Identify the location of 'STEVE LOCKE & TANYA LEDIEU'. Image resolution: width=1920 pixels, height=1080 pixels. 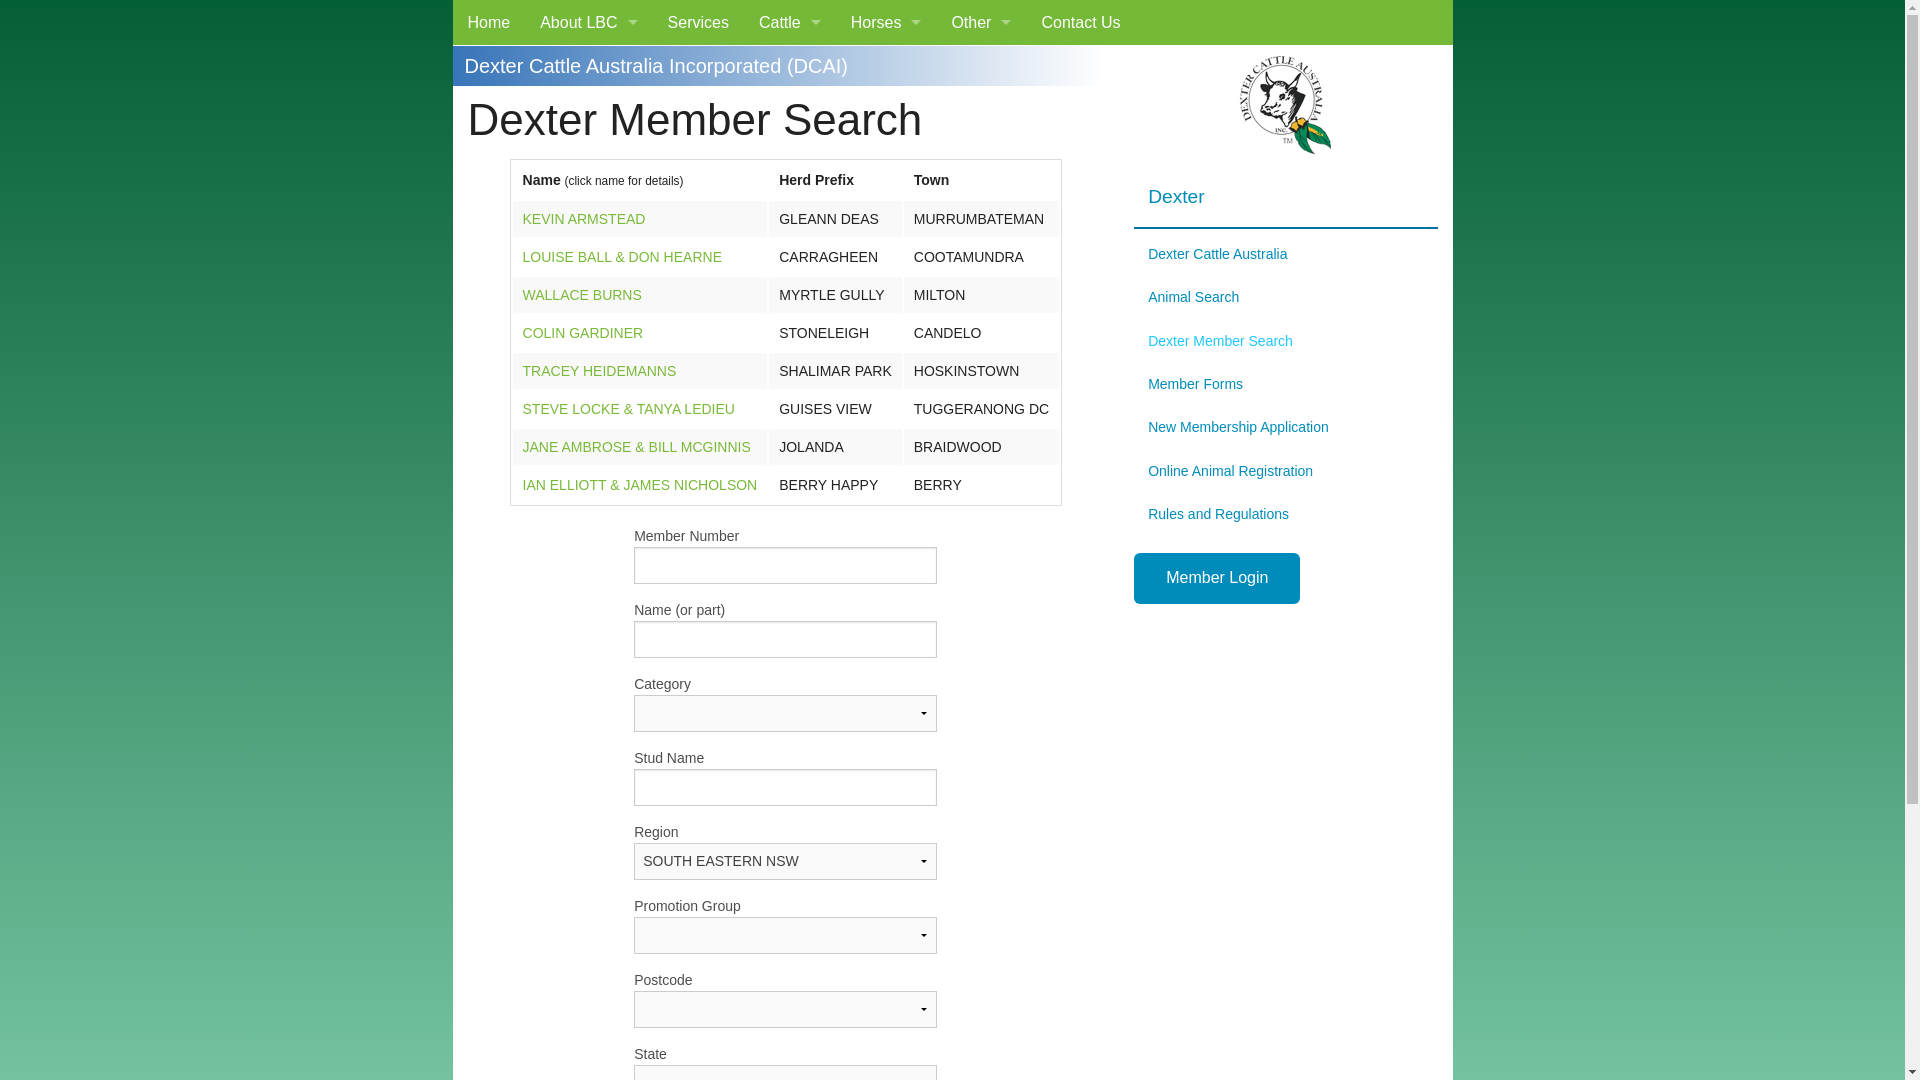
(627, 407).